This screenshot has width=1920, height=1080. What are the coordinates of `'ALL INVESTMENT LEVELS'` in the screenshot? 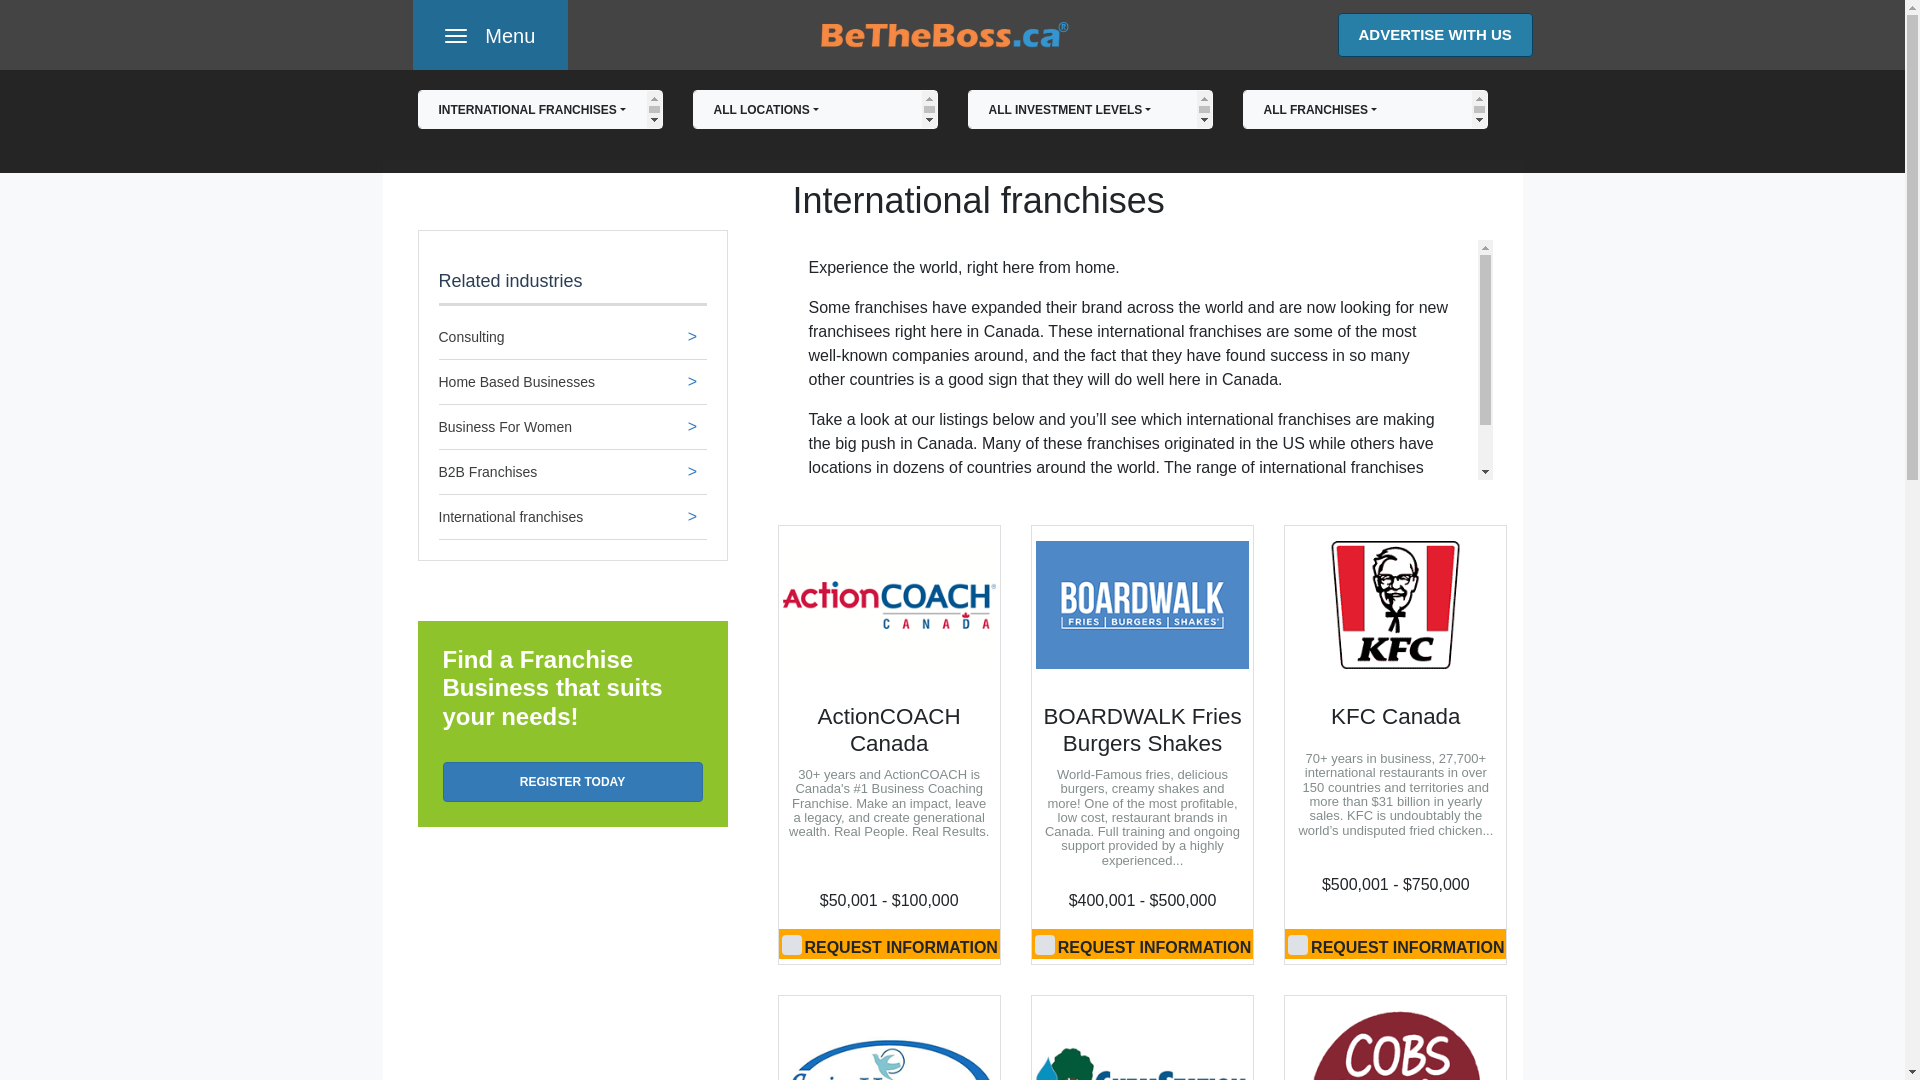 It's located at (1089, 109).